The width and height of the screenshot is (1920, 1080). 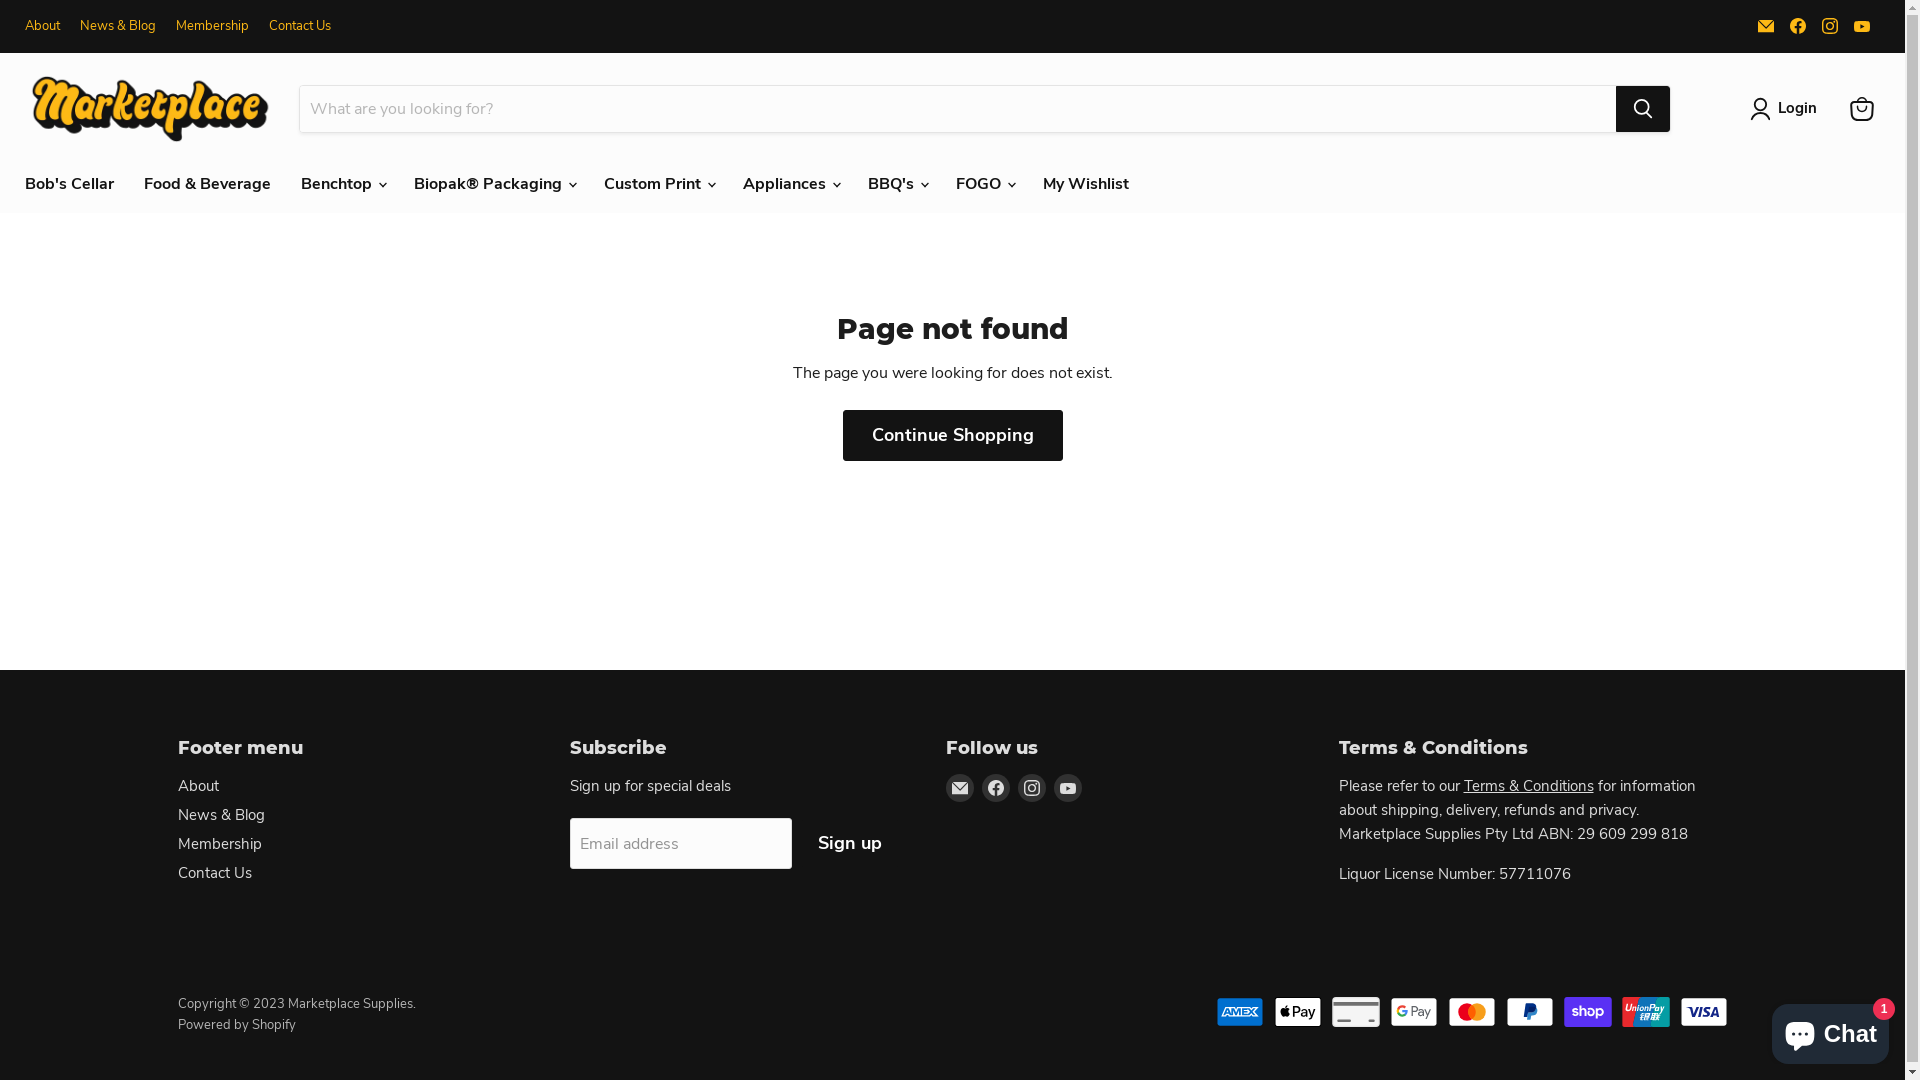 I want to click on 'News & Blog', so click(x=80, y=26).